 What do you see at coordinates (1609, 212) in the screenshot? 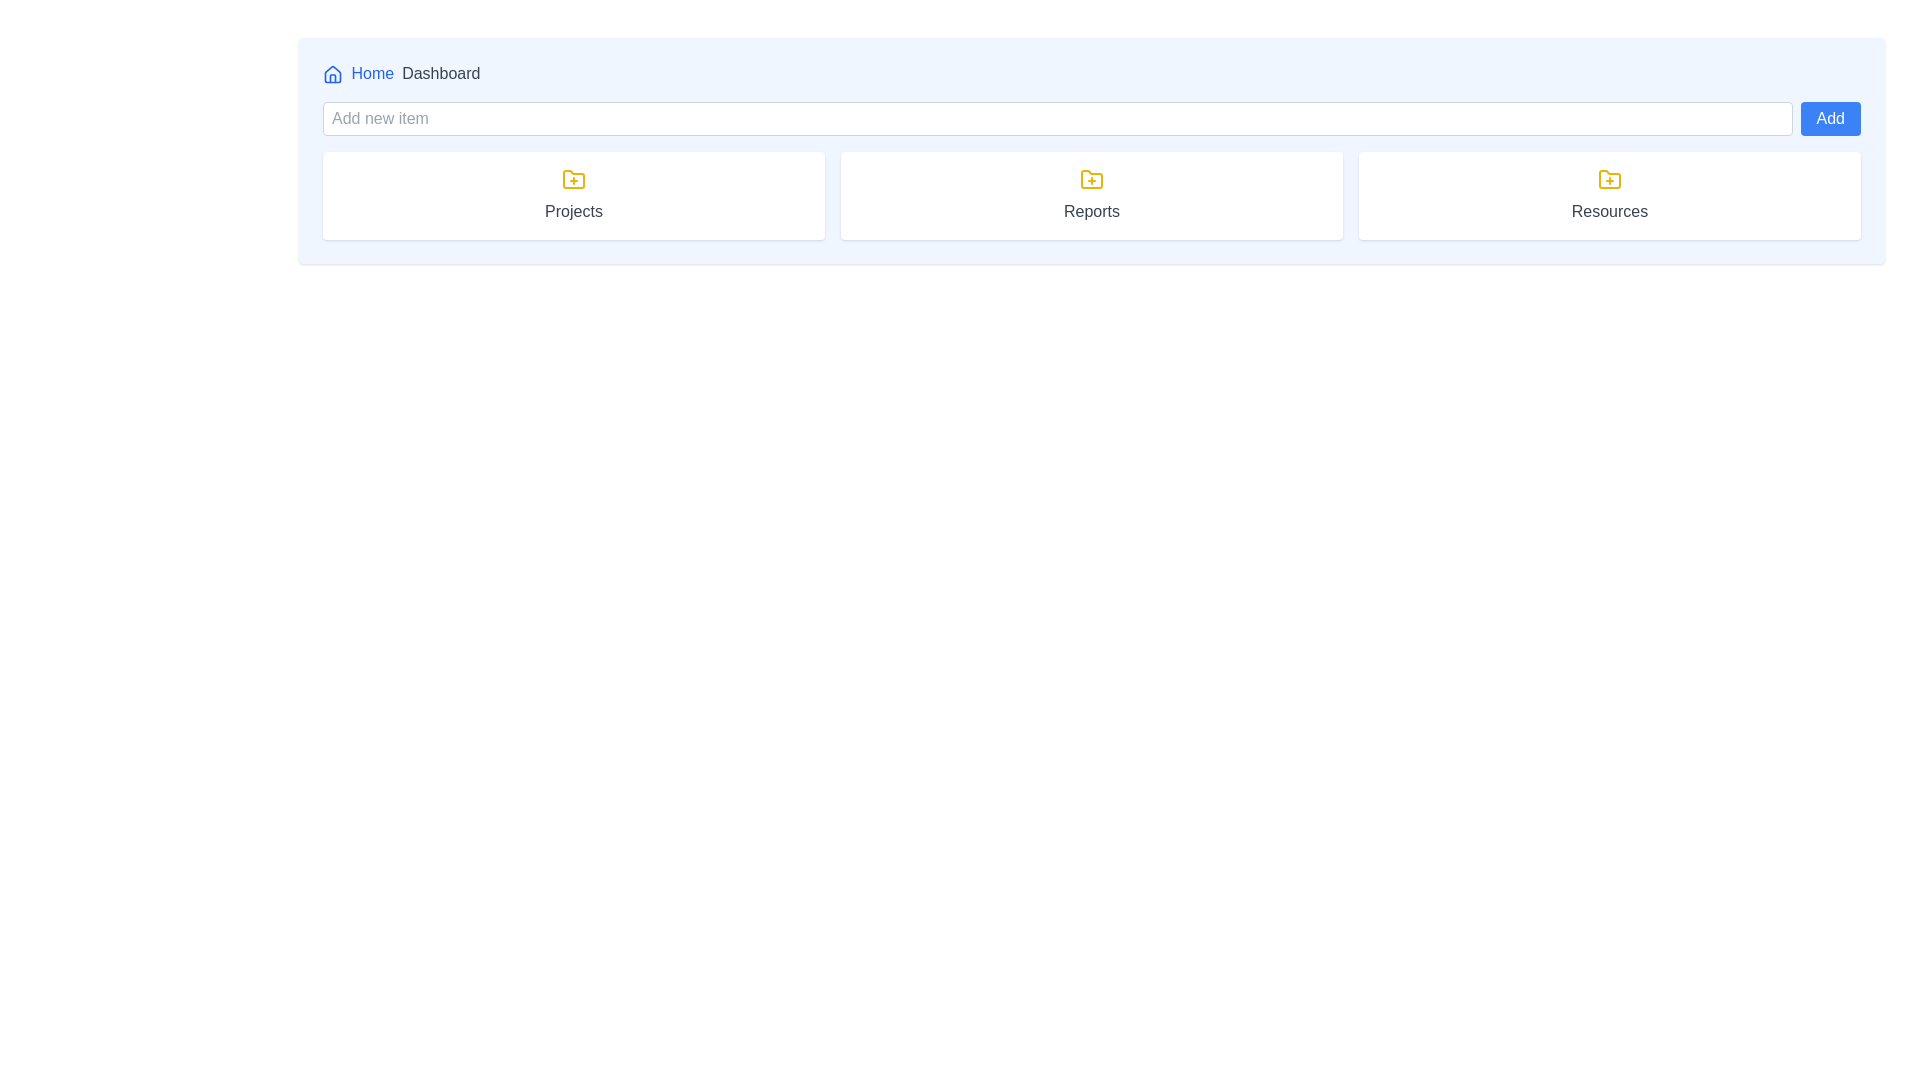
I see `text label 'Resources' styled in a smaller gray font located in the content card with a white background and rounded corners` at bounding box center [1609, 212].